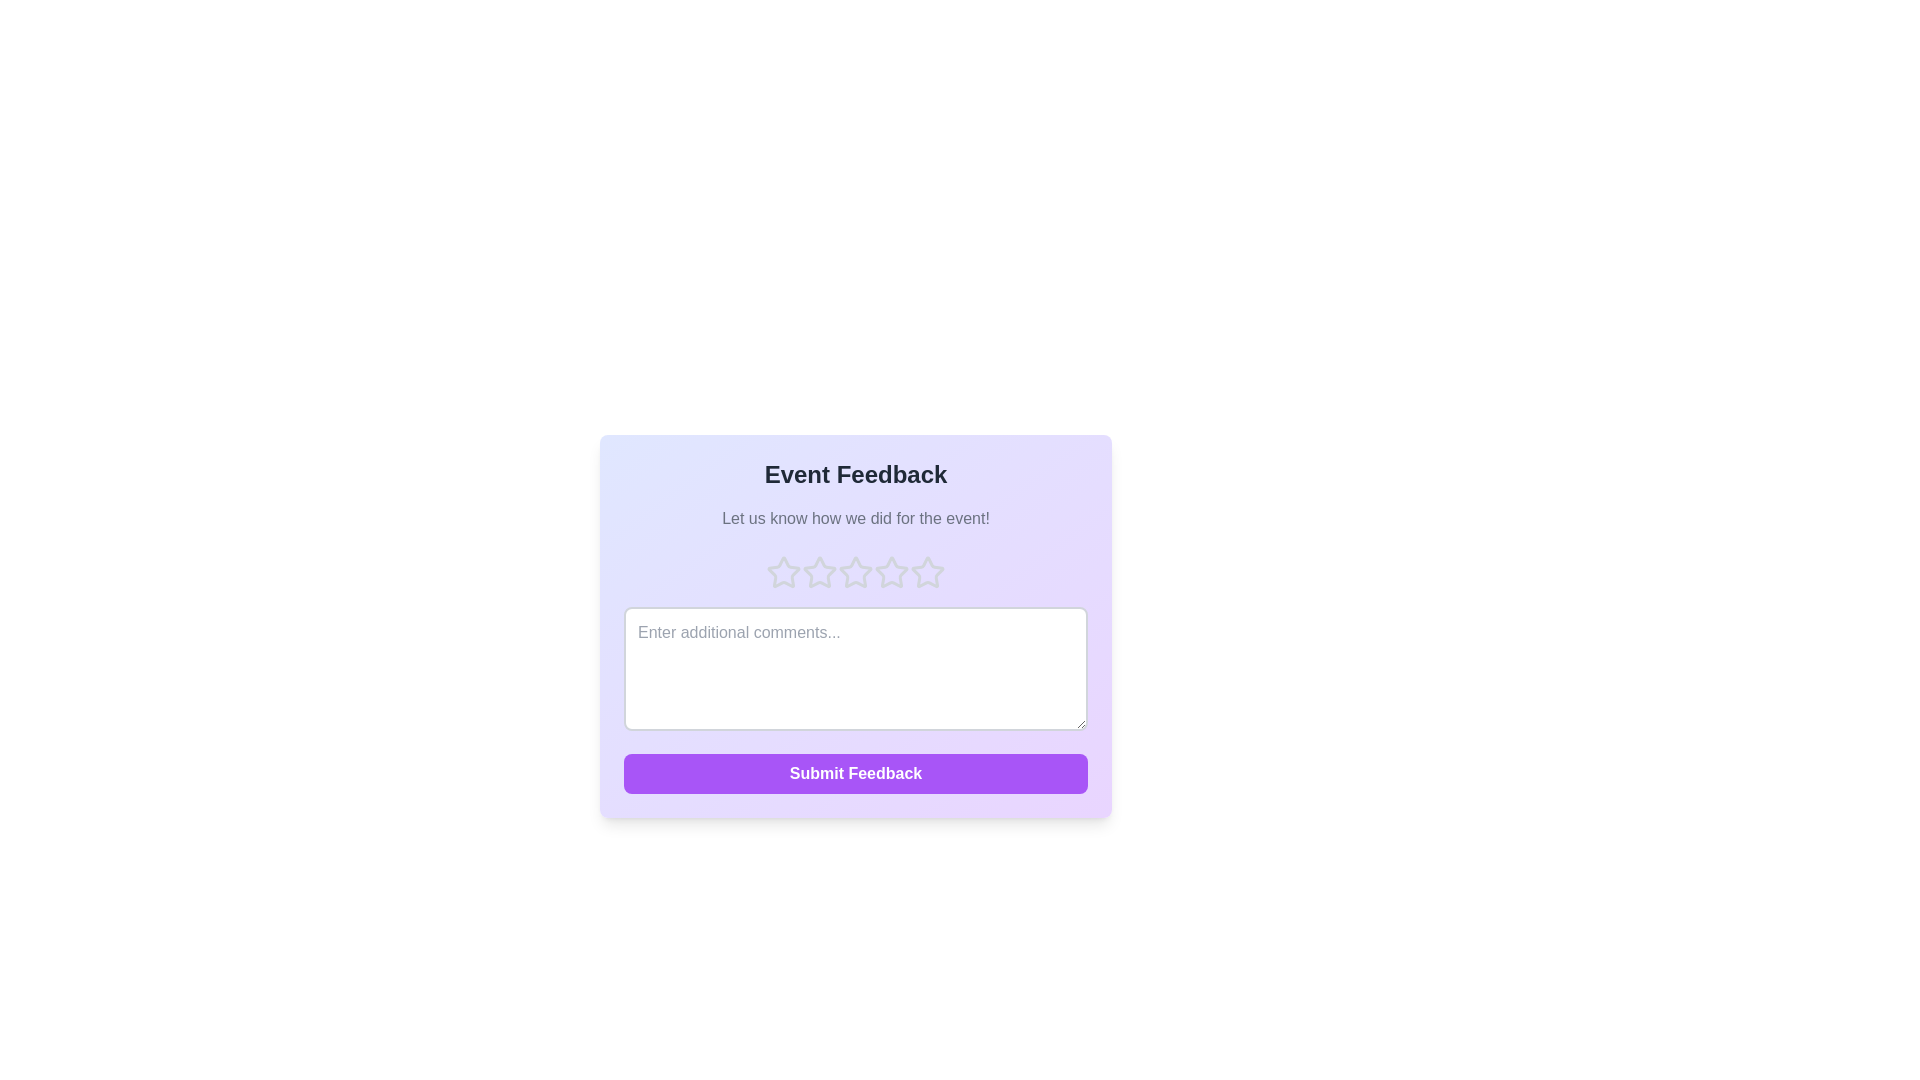 The image size is (1920, 1080). What do you see at coordinates (855, 773) in the screenshot?
I see `the submission button located at the bottom of the feedback form card` at bounding box center [855, 773].